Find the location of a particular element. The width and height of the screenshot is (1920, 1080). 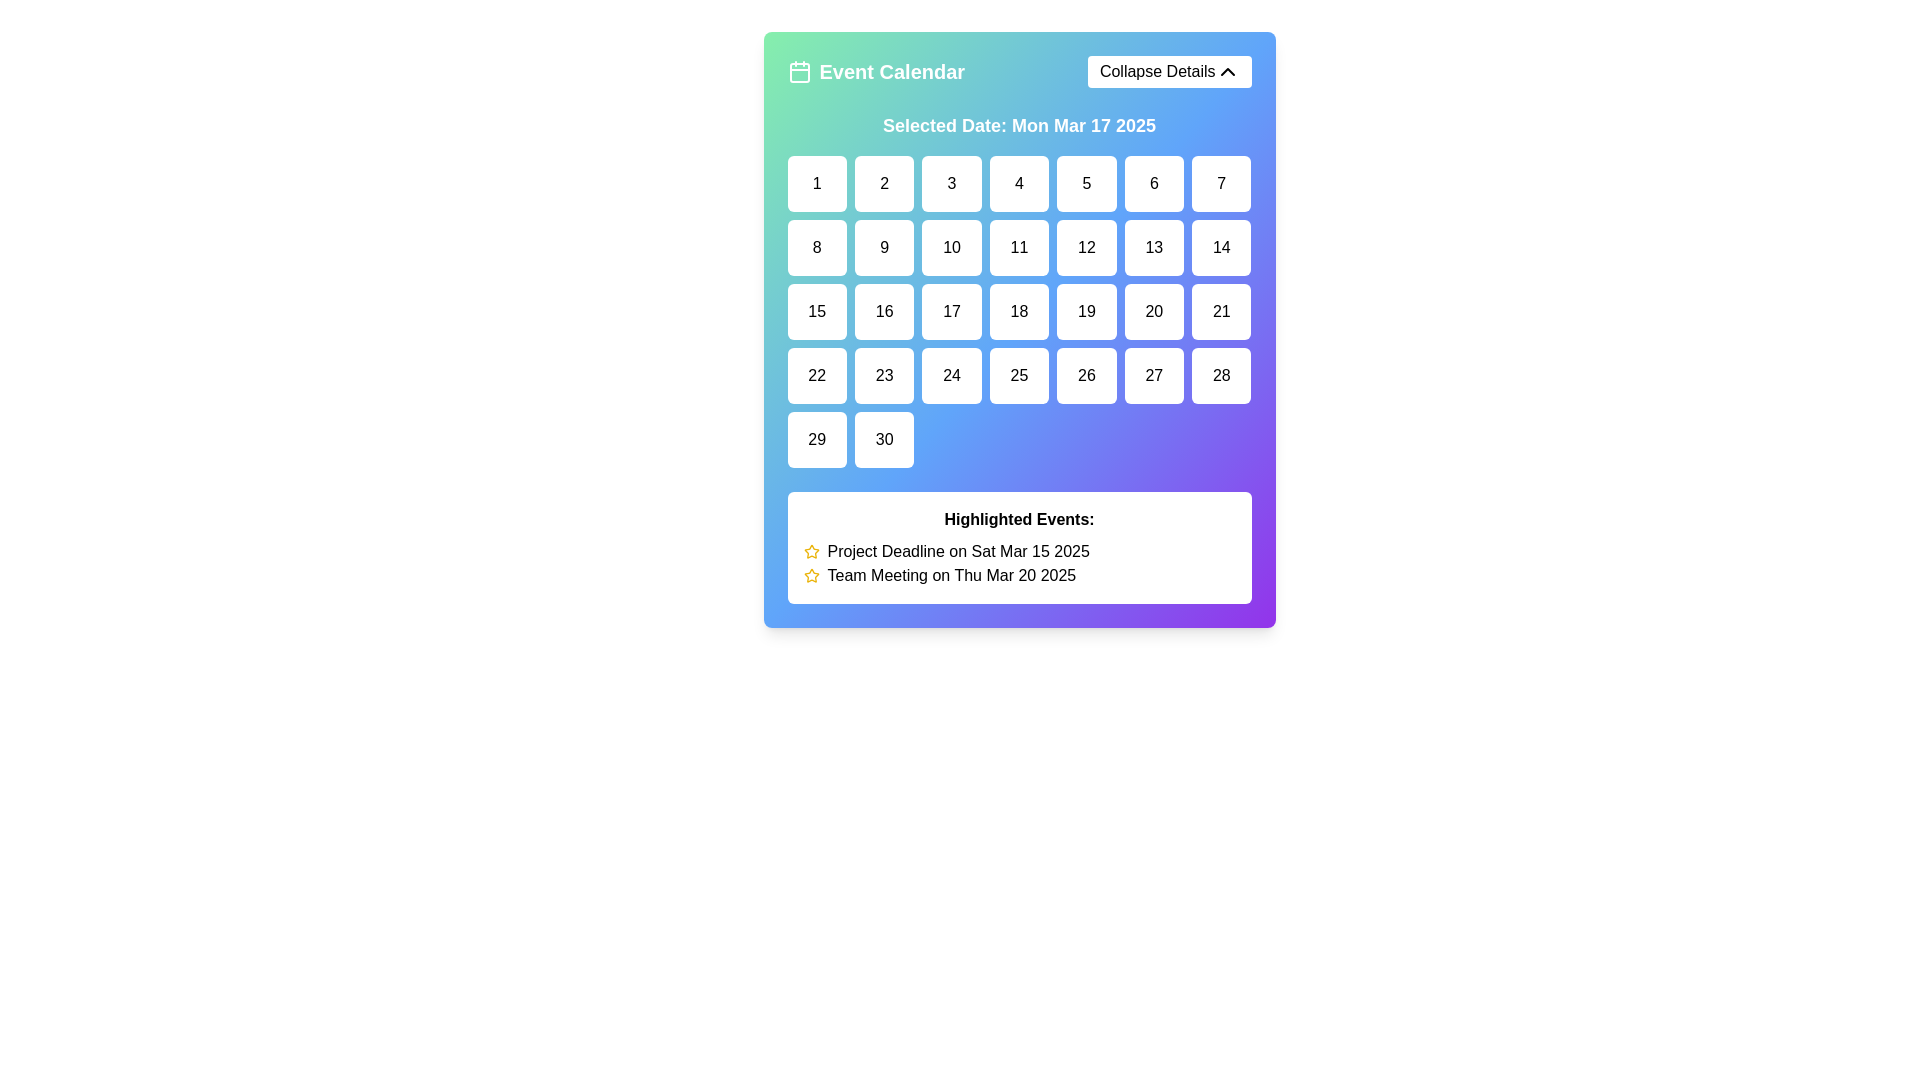

the text element displaying 'Project Deadline on Sat Mar 15 2025' with a yellow star icon, located under the 'Highlighted Events' section is located at coordinates (1019, 551).